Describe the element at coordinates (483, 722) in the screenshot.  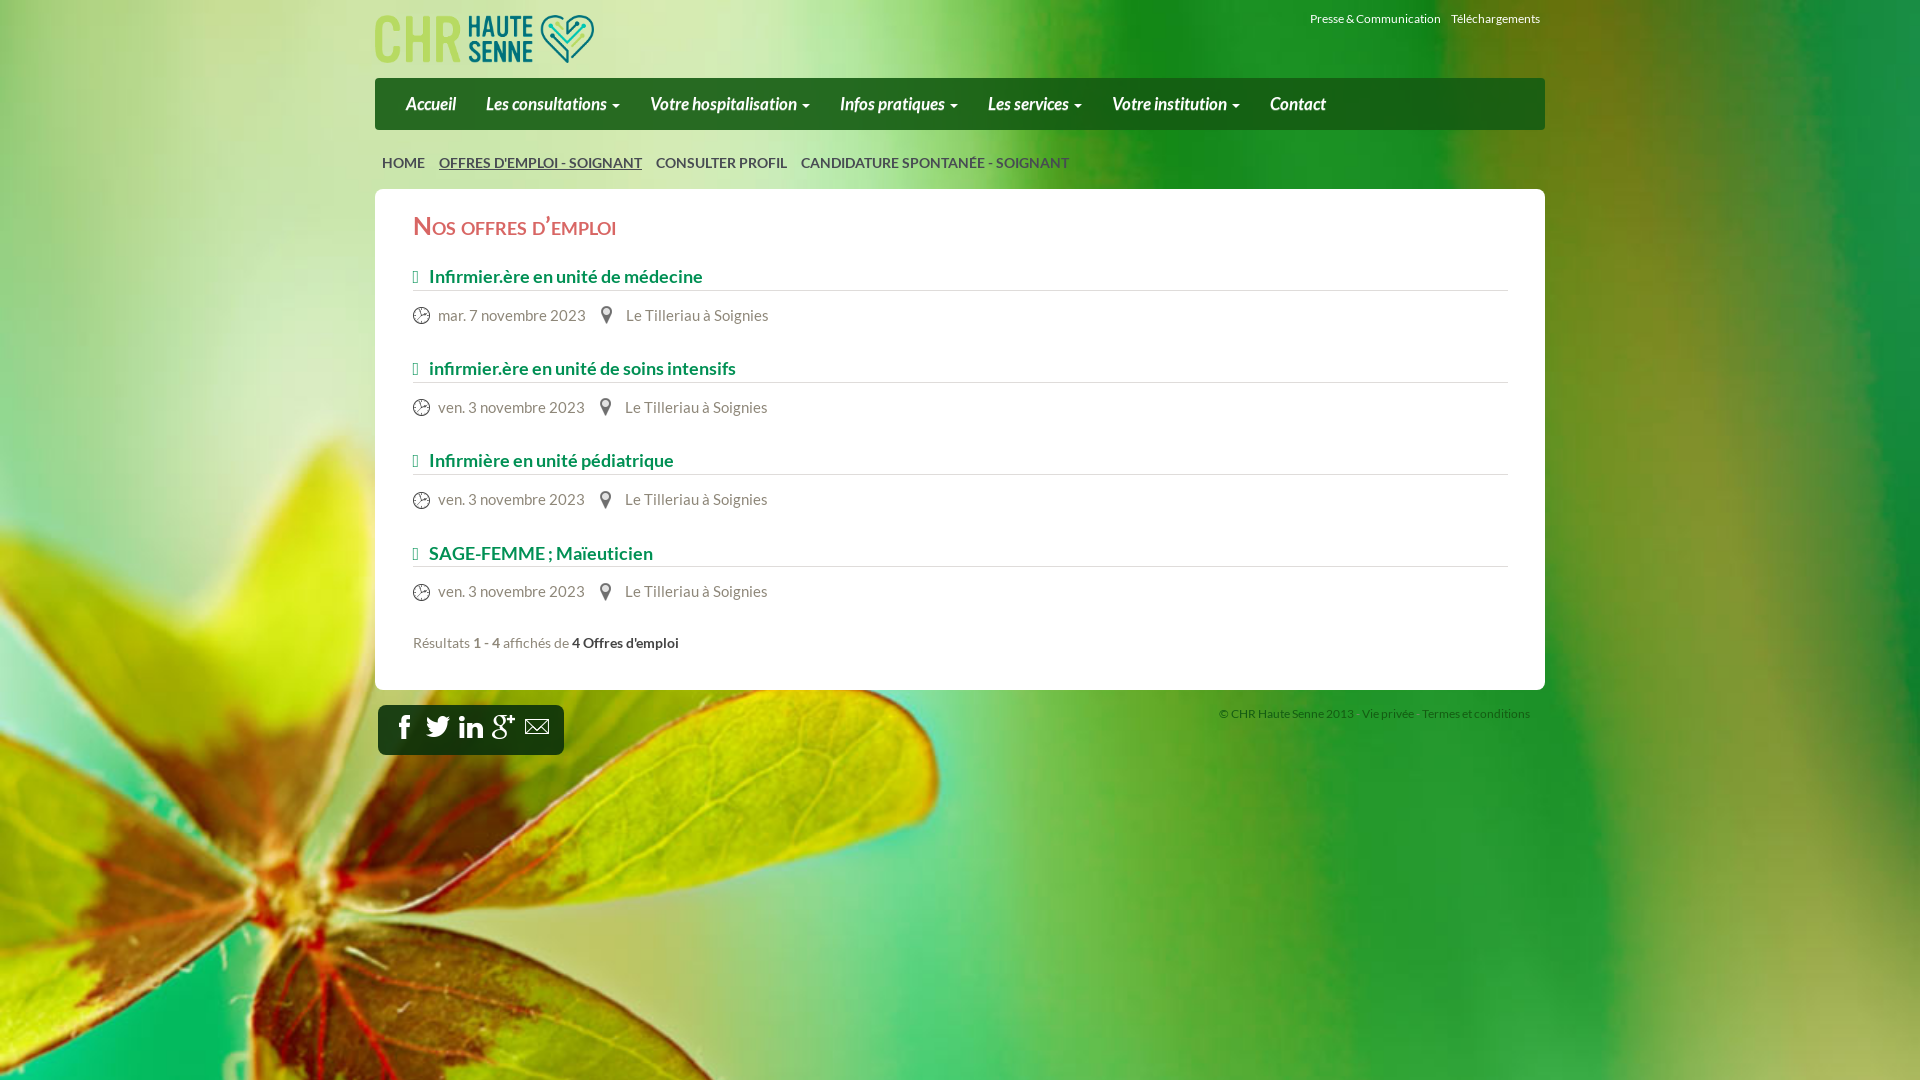
I see `'LinkedIn'` at that location.